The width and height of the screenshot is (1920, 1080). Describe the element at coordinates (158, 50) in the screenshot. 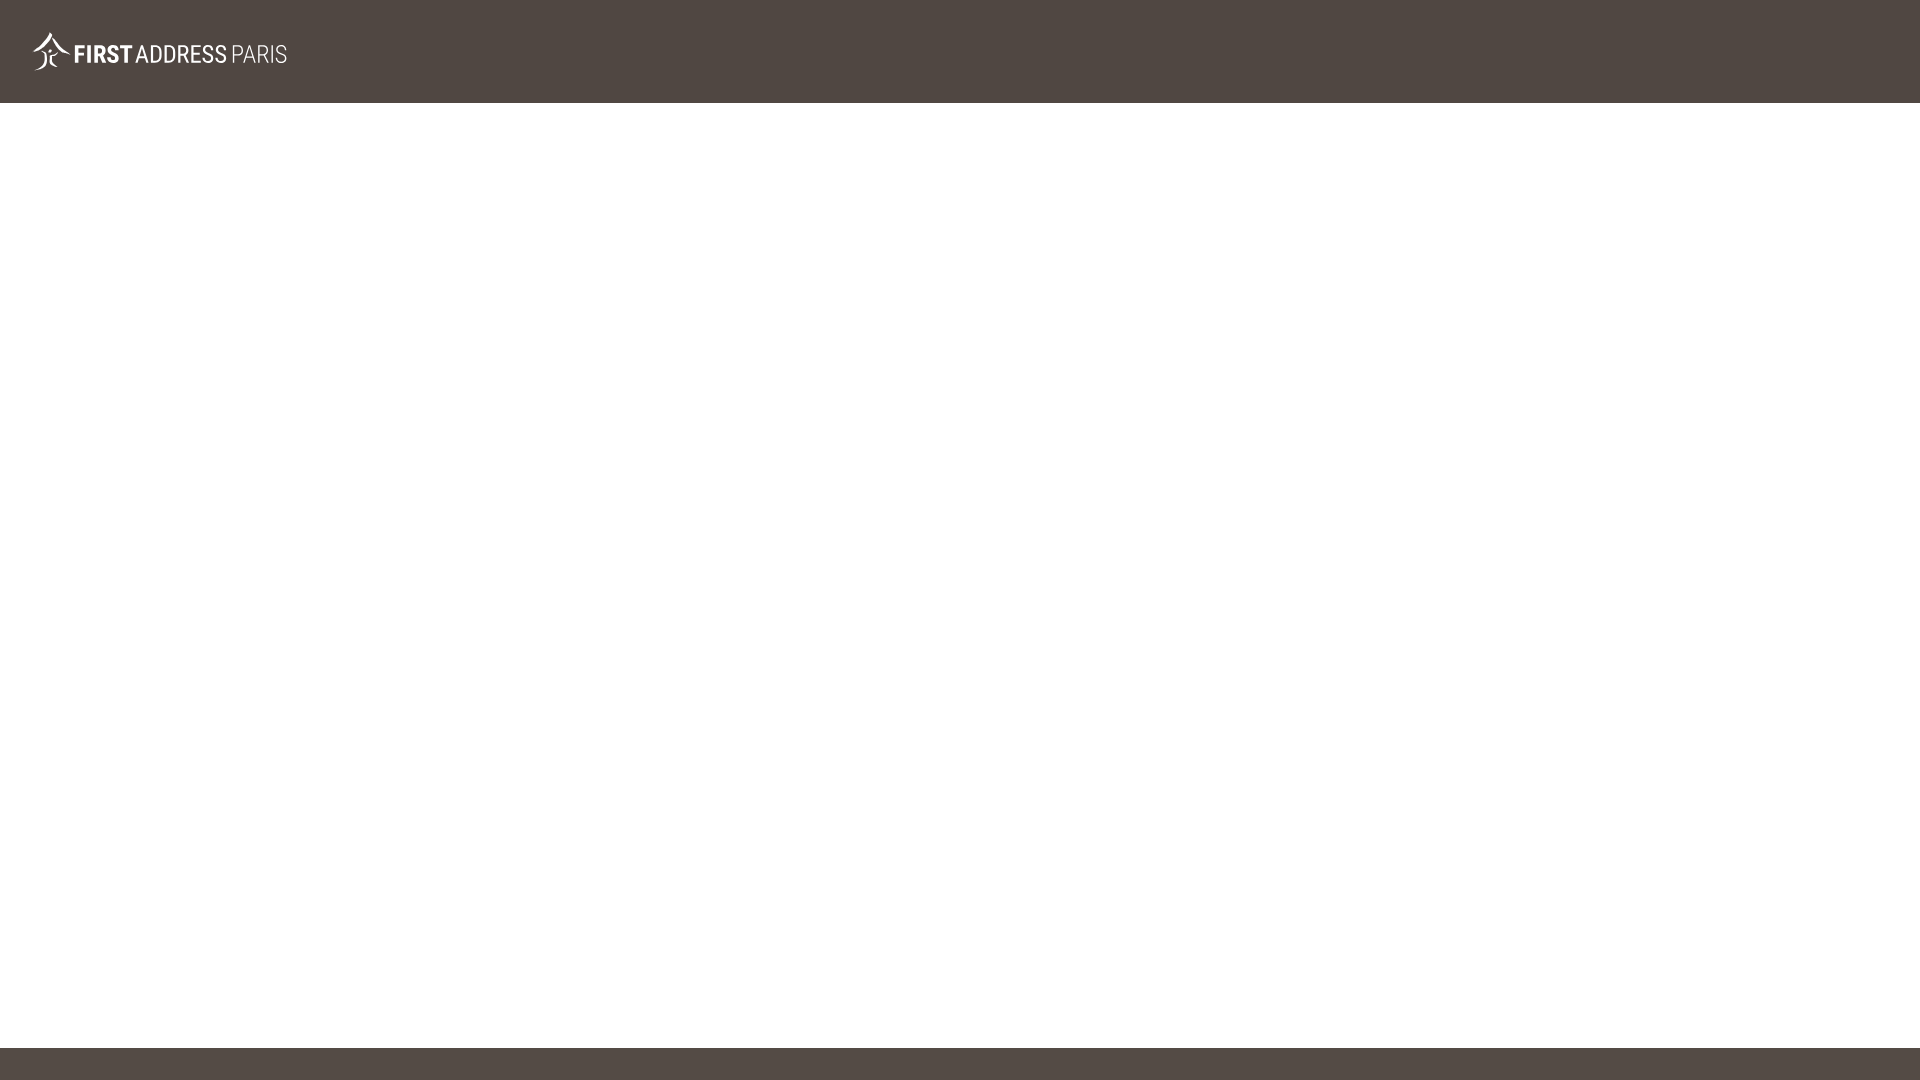

I see `'First Address Paris'` at that location.